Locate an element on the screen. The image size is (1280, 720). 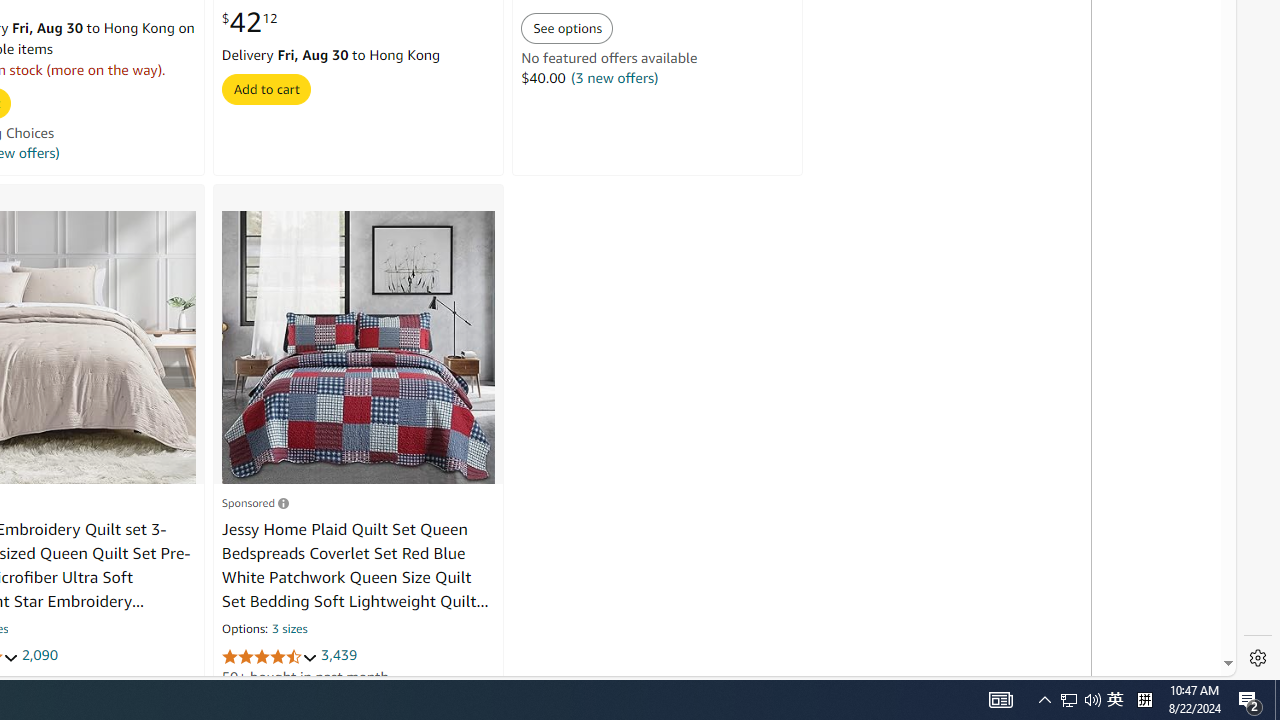
'View Sponsored information or leave ad feedback' is located at coordinates (254, 501).